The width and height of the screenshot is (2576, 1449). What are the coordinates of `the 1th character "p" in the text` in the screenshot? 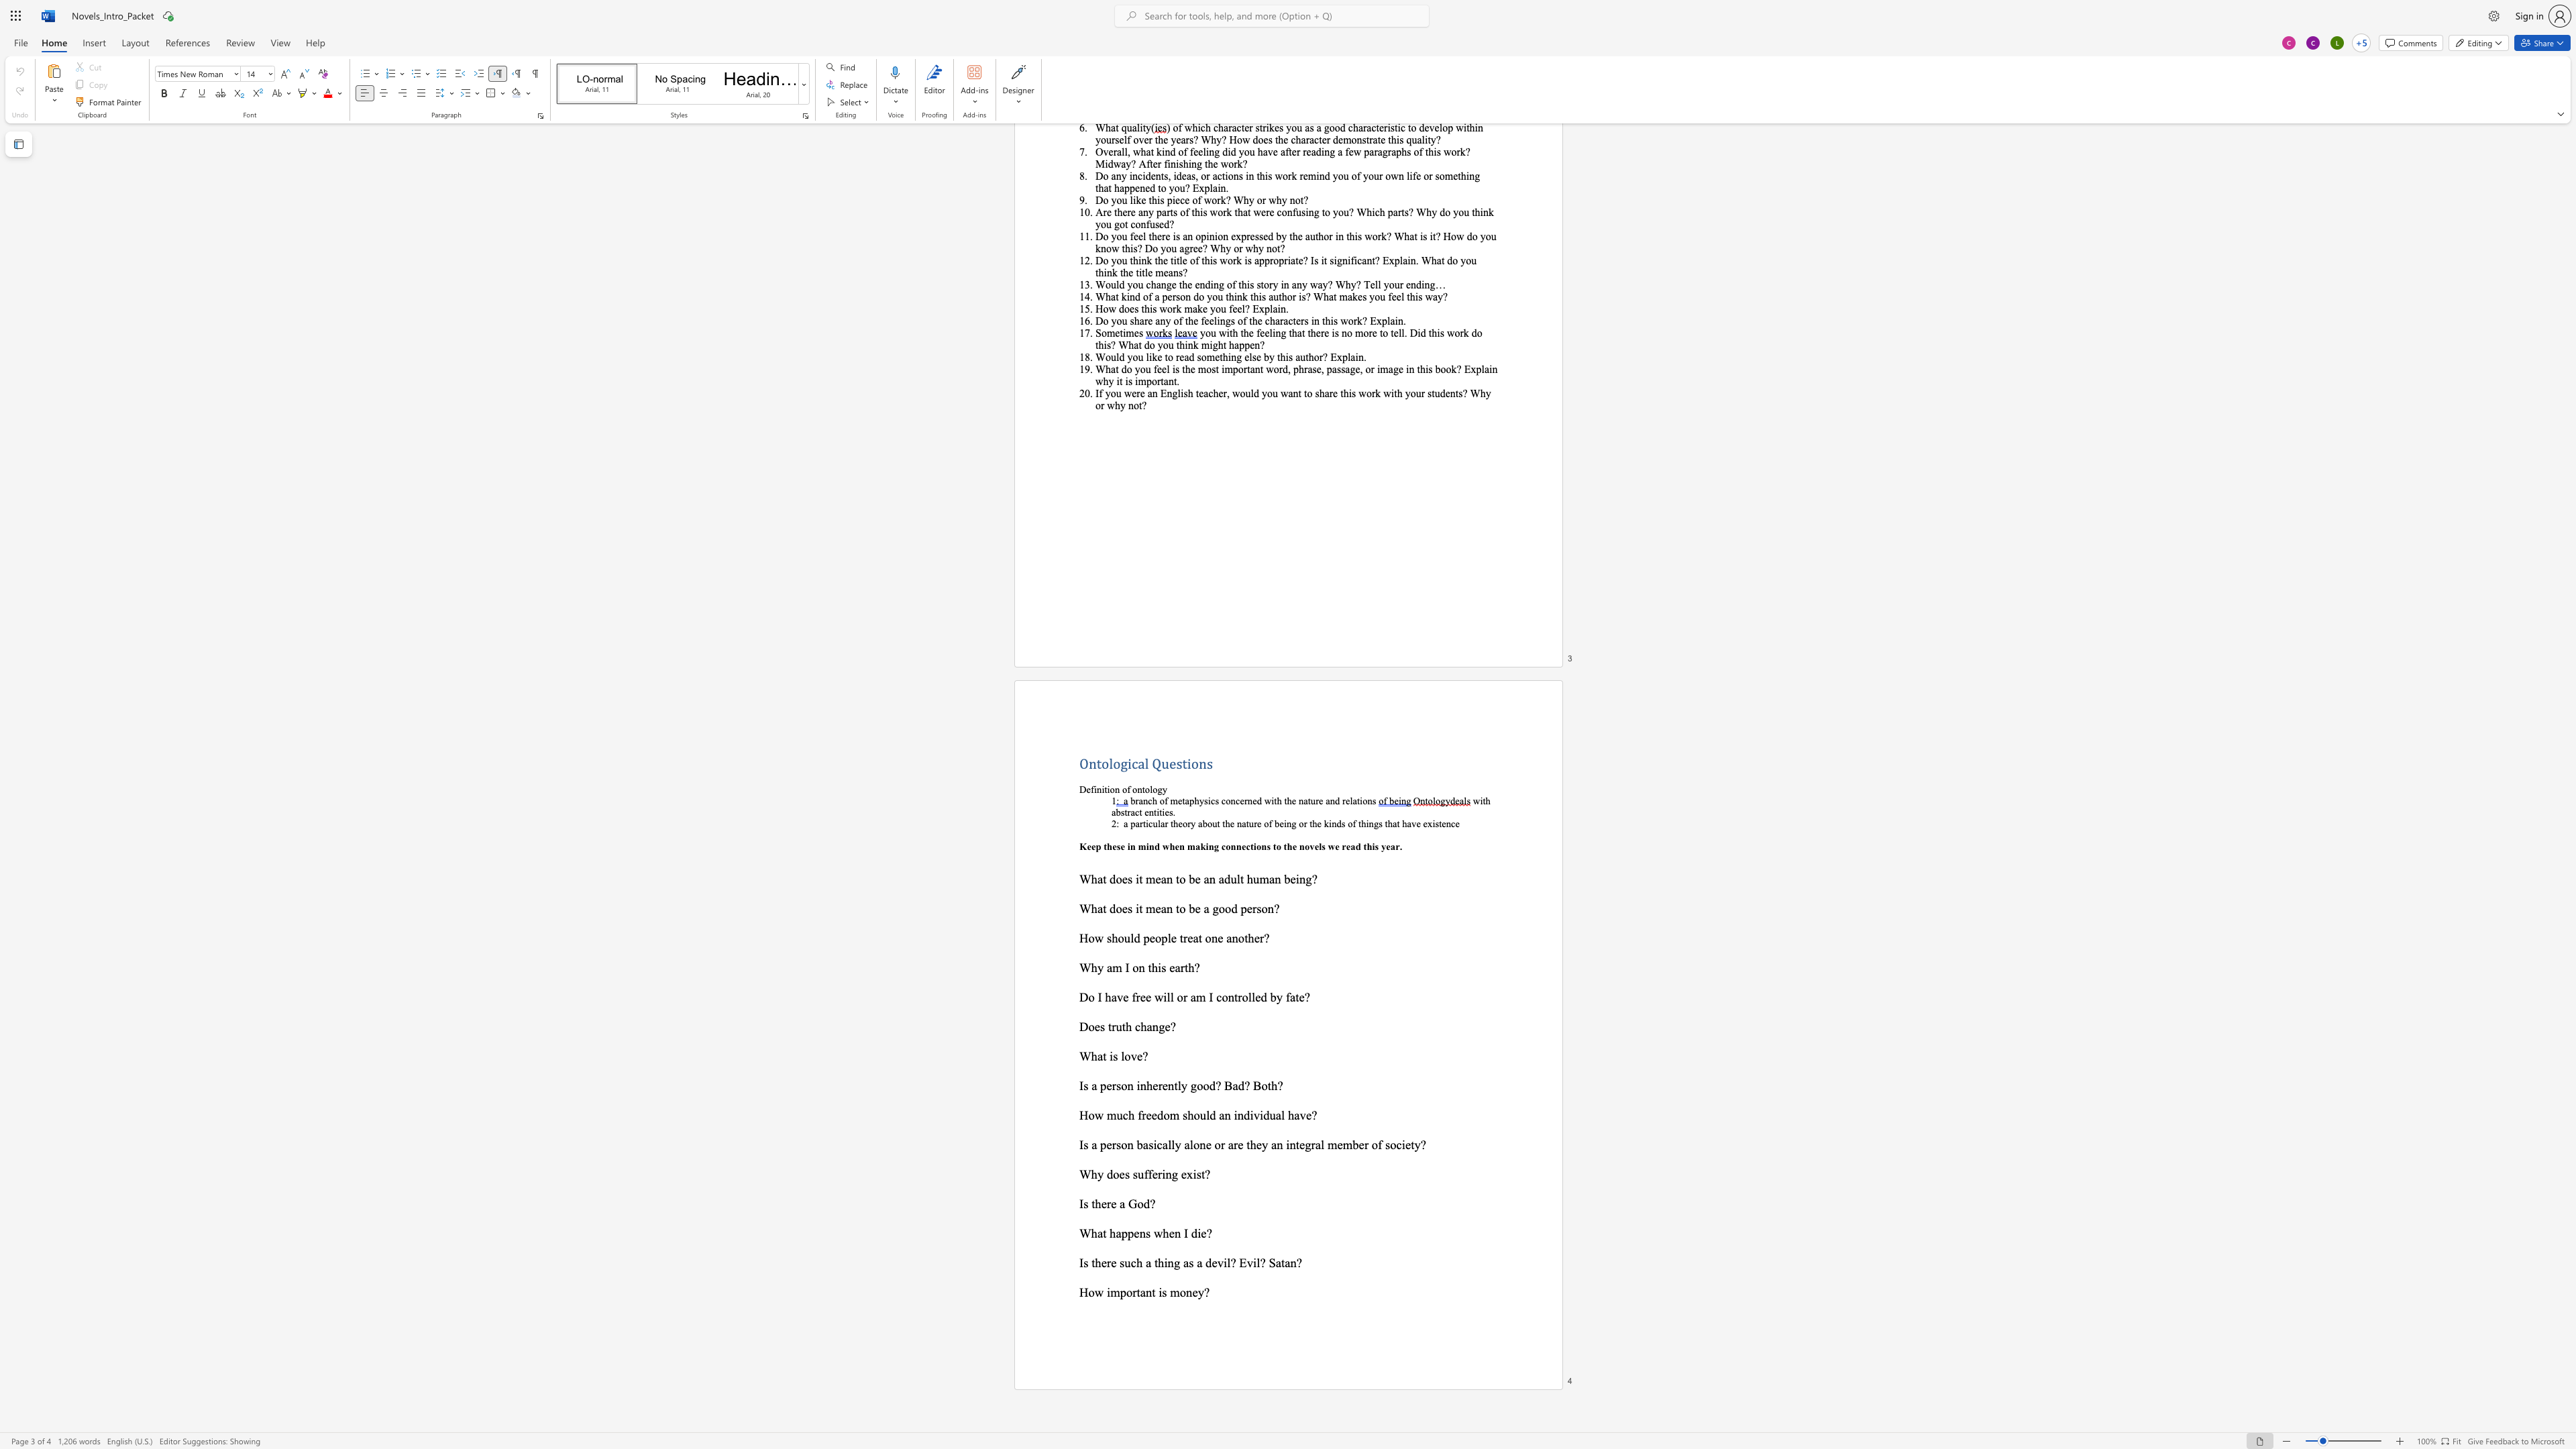 It's located at (1124, 1232).